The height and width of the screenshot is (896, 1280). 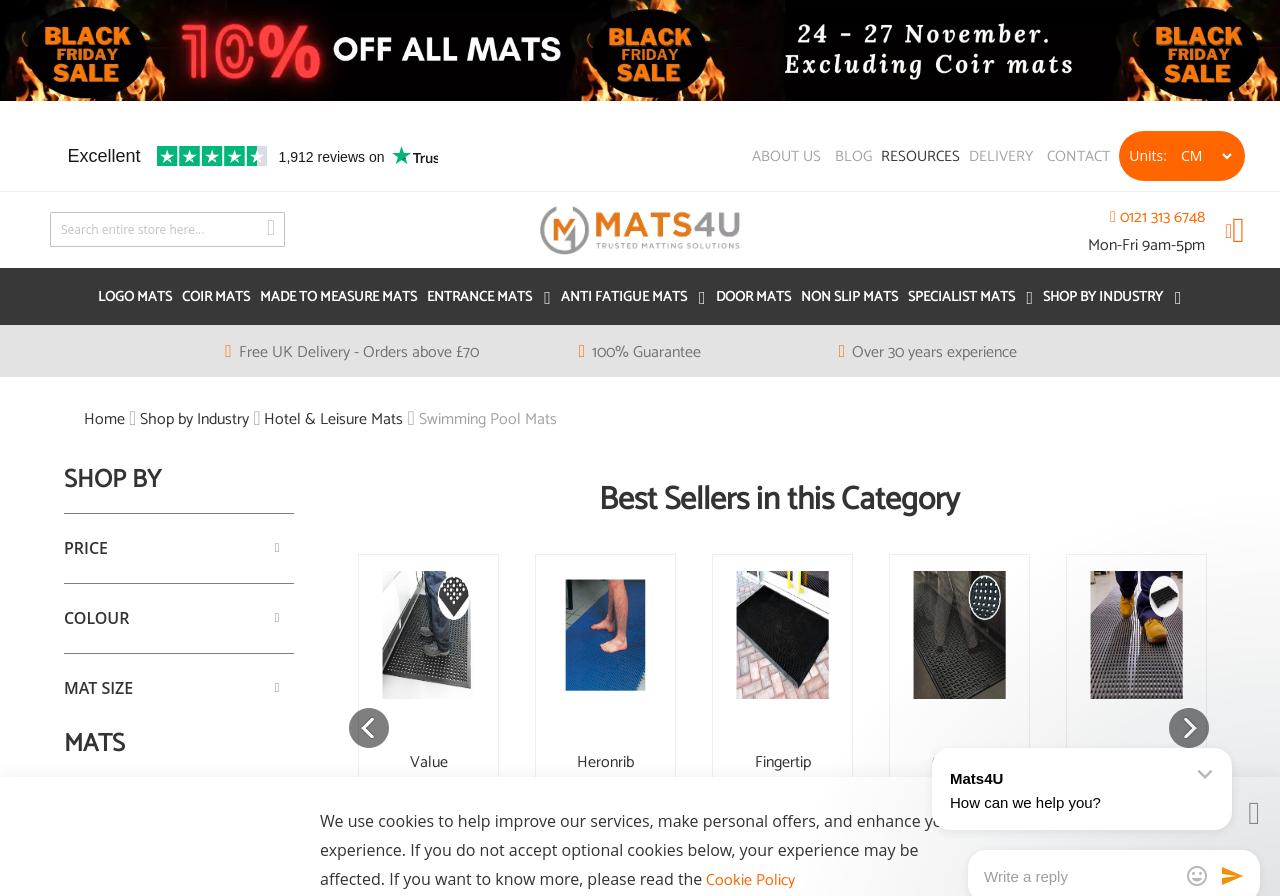 I want to click on 'Specialist Mats', so click(x=960, y=297).